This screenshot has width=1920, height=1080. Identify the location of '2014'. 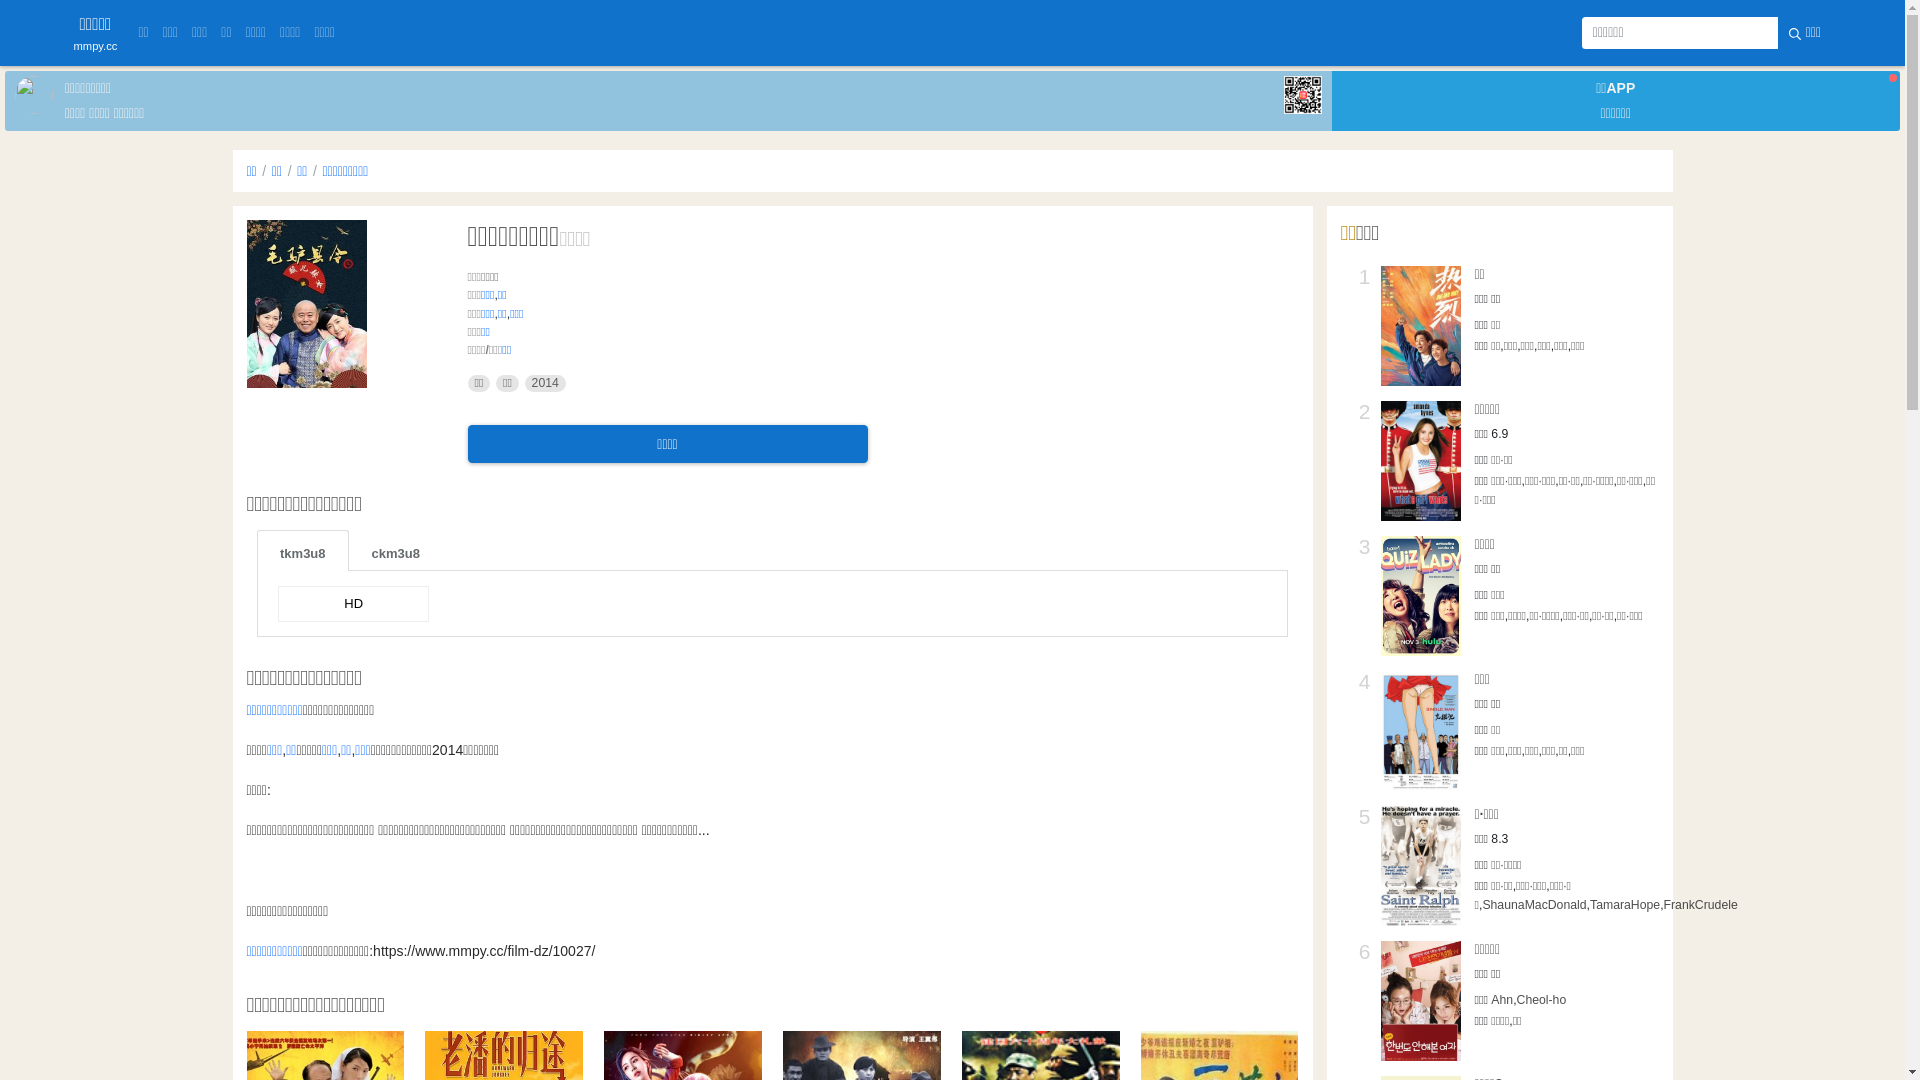
(545, 383).